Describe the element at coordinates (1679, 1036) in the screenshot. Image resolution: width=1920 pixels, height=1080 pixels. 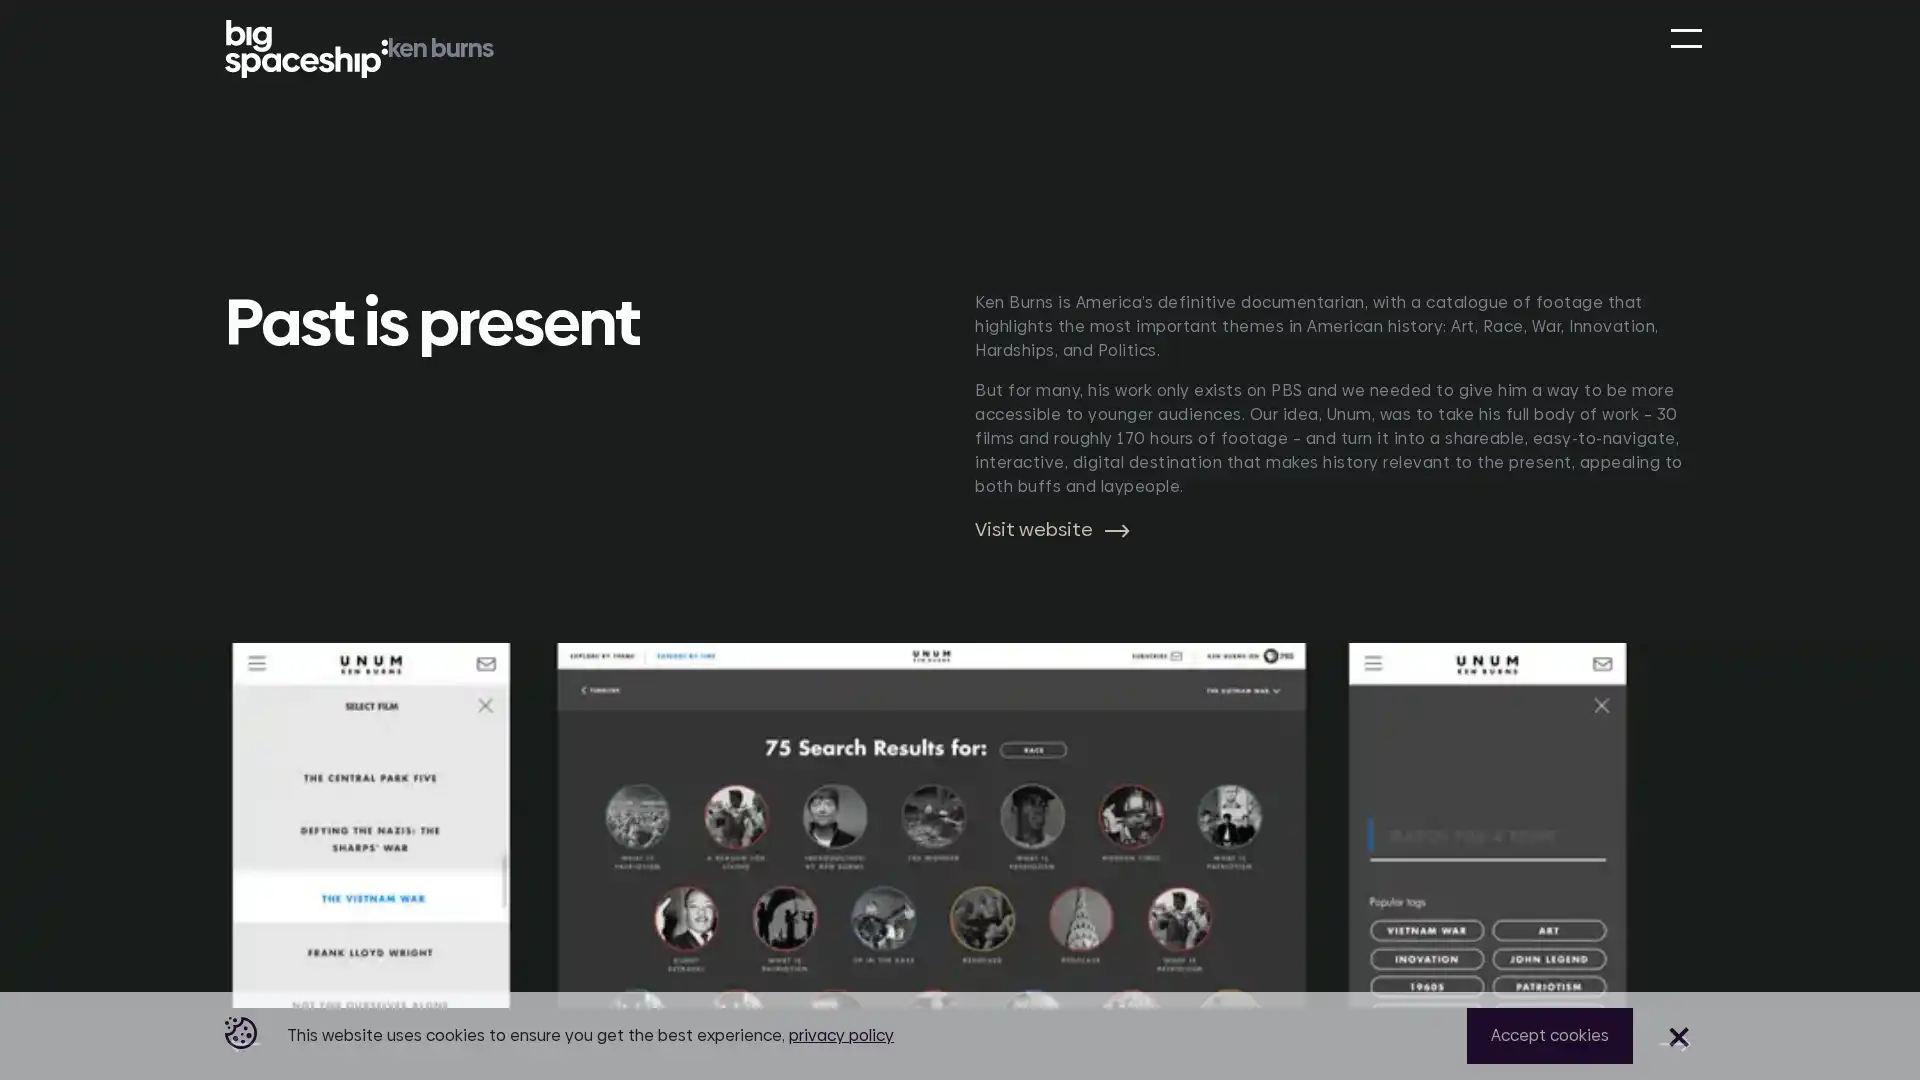
I see `Close` at that location.